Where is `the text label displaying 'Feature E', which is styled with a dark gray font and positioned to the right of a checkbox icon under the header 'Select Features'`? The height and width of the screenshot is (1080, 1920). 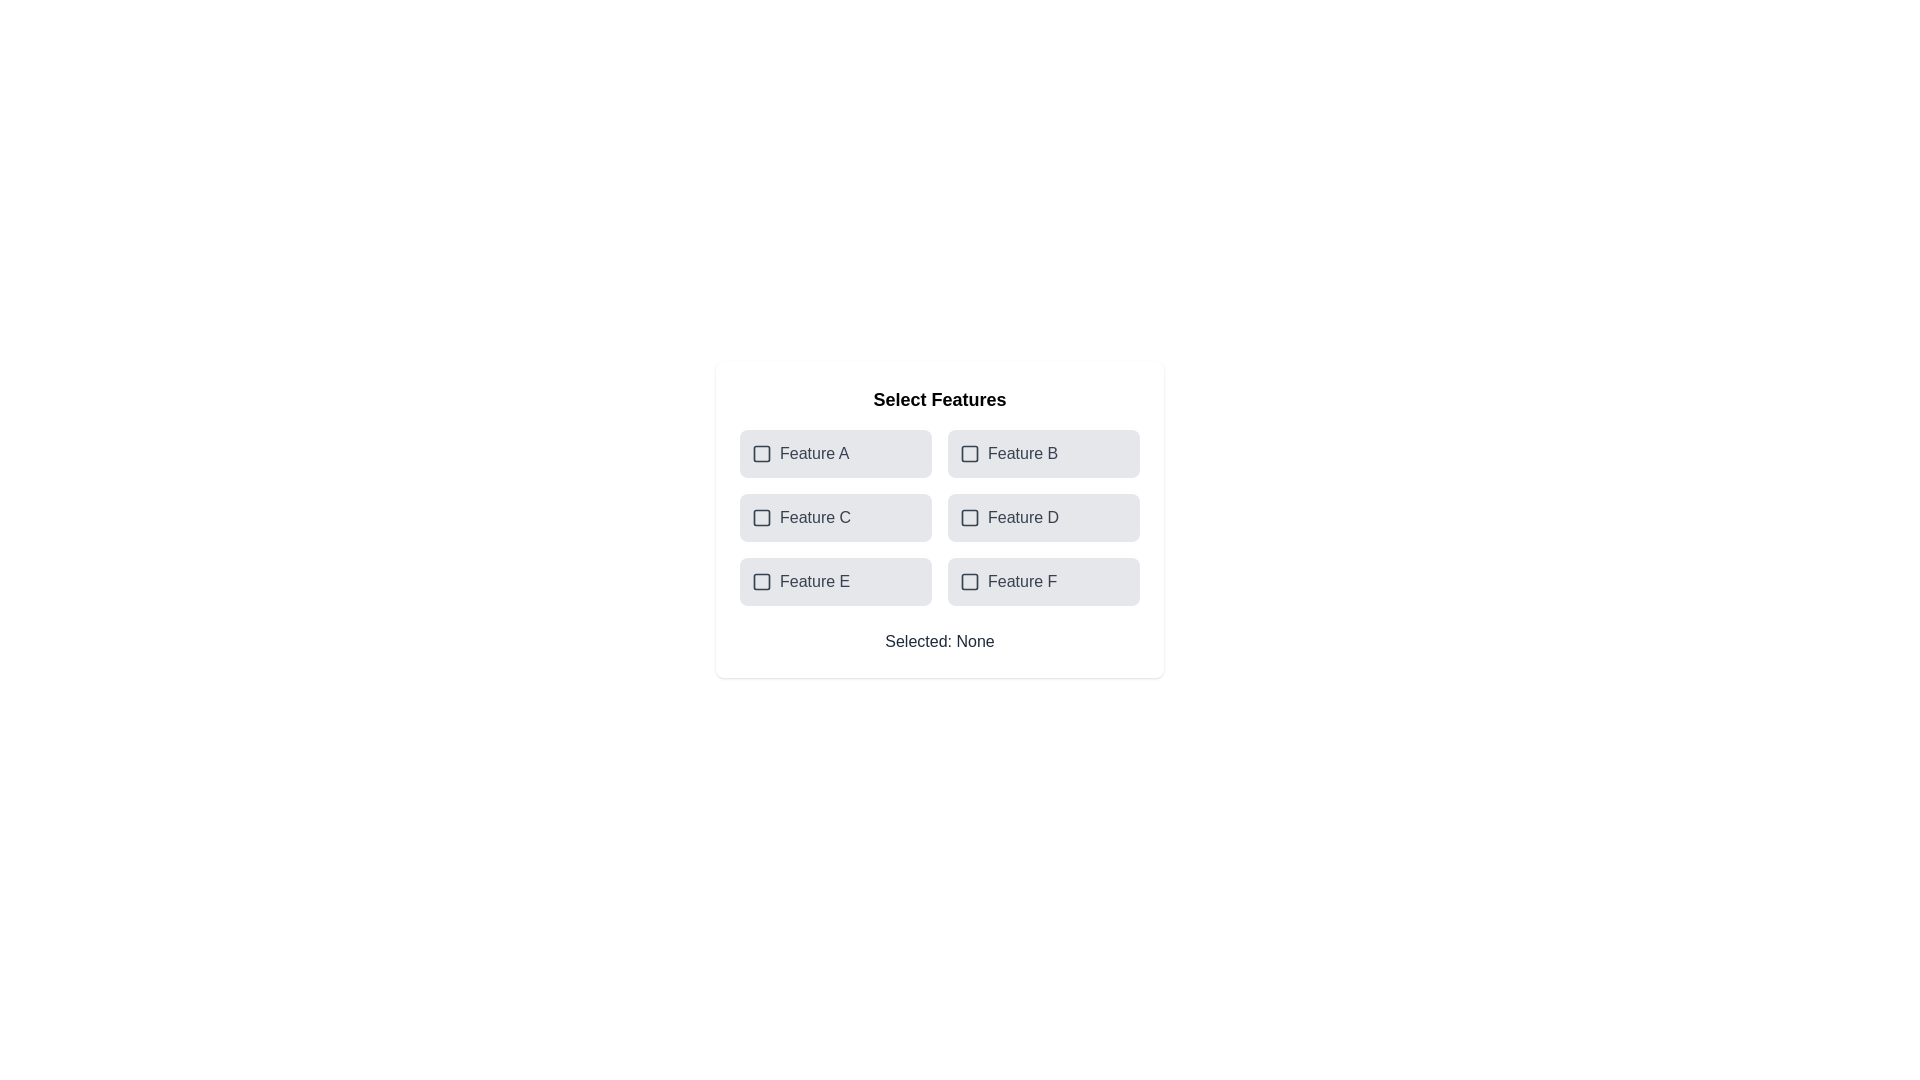
the text label displaying 'Feature E', which is styled with a dark gray font and positioned to the right of a checkbox icon under the header 'Select Features' is located at coordinates (815, 582).